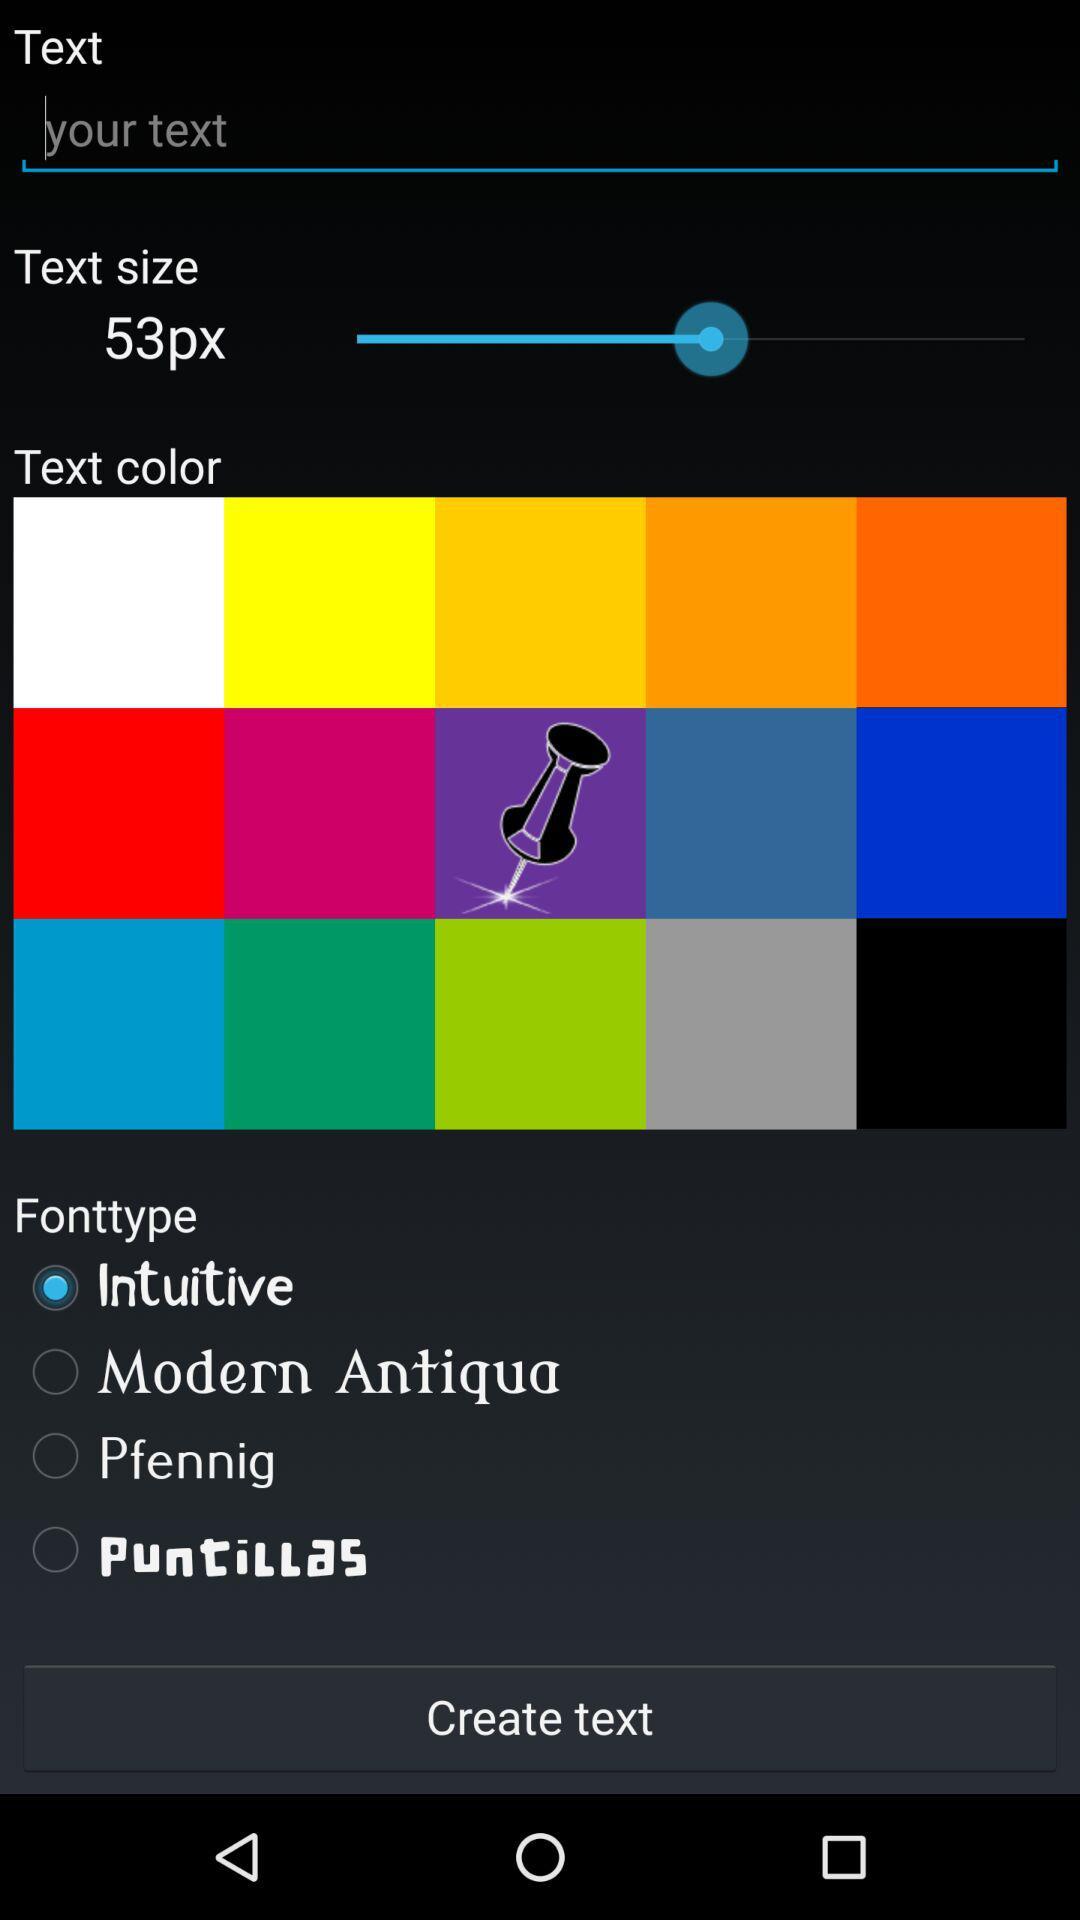  I want to click on change colour, so click(118, 1024).